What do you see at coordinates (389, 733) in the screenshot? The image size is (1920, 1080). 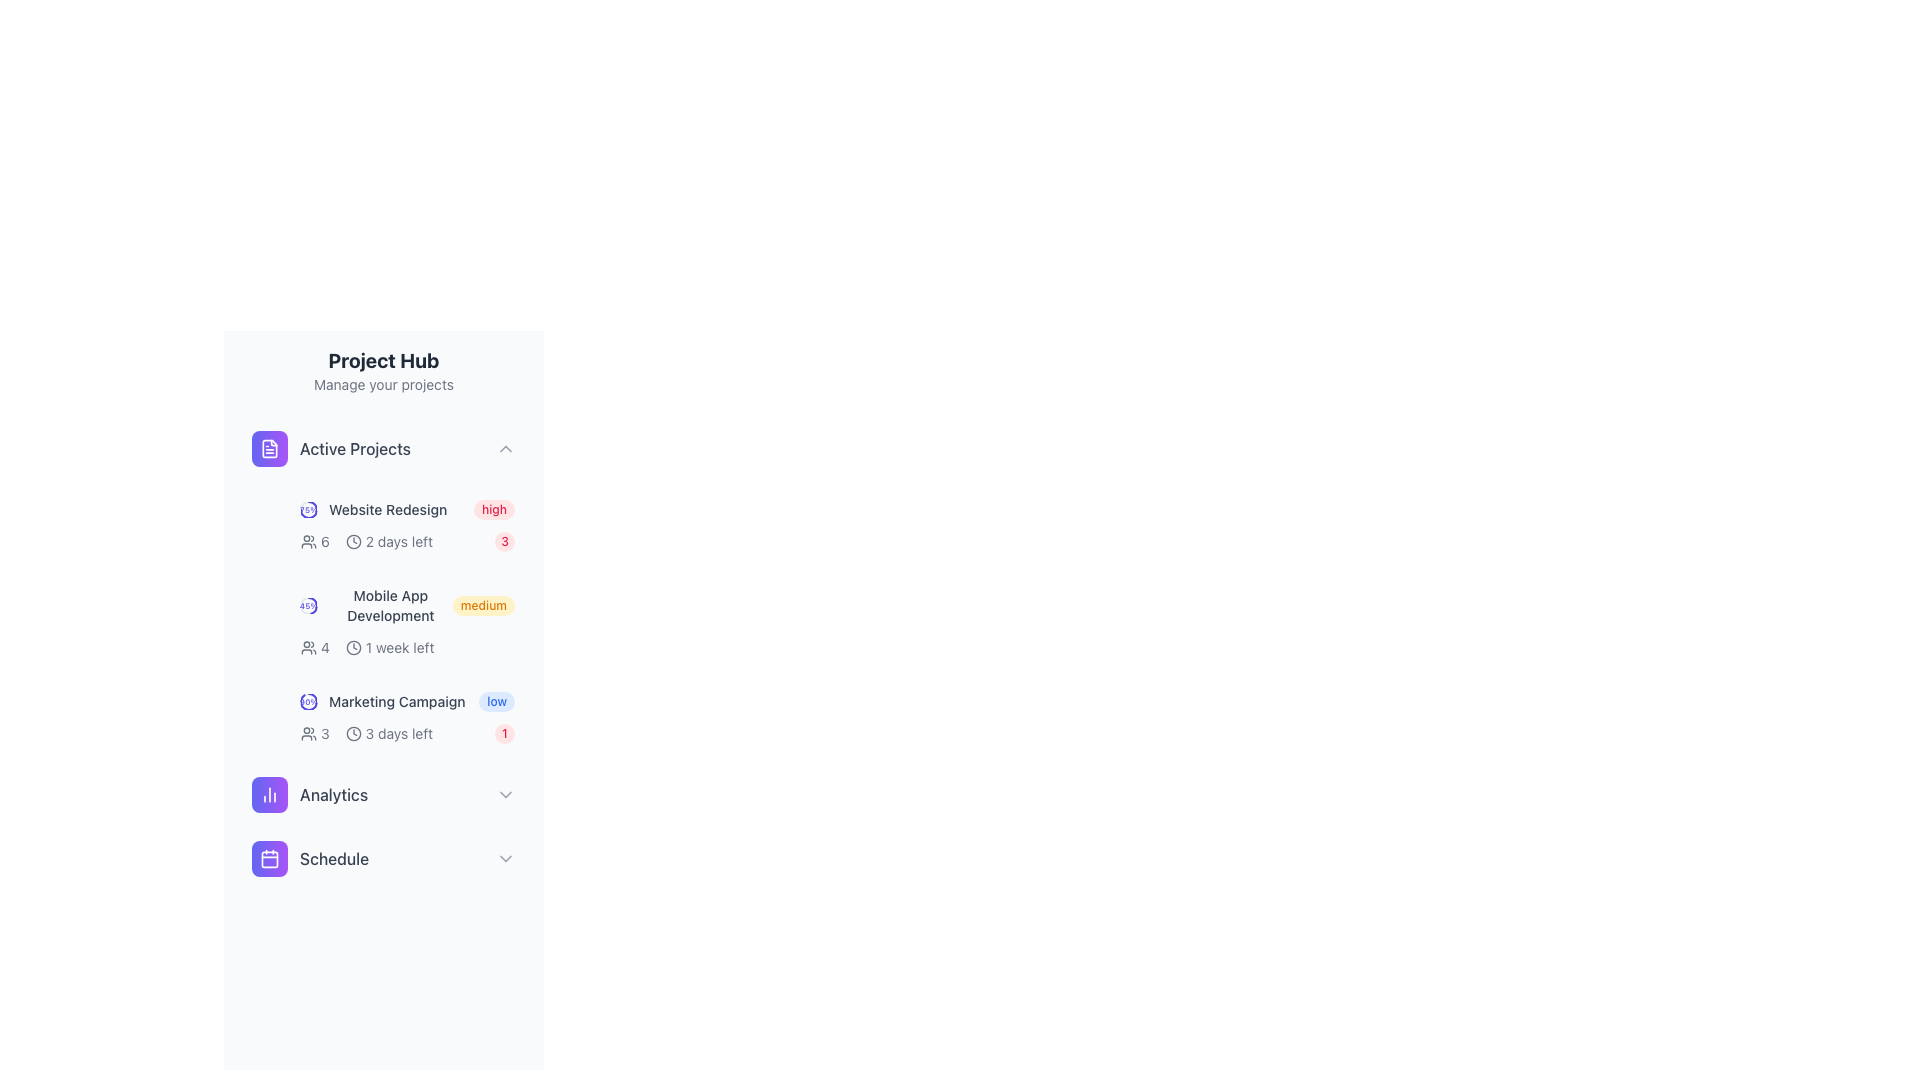 I see `the informational text element displaying a clock icon followed by the text '3 days left' in gray font, located in the 'Active Projects' section under 'Marketing Campaign'` at bounding box center [389, 733].